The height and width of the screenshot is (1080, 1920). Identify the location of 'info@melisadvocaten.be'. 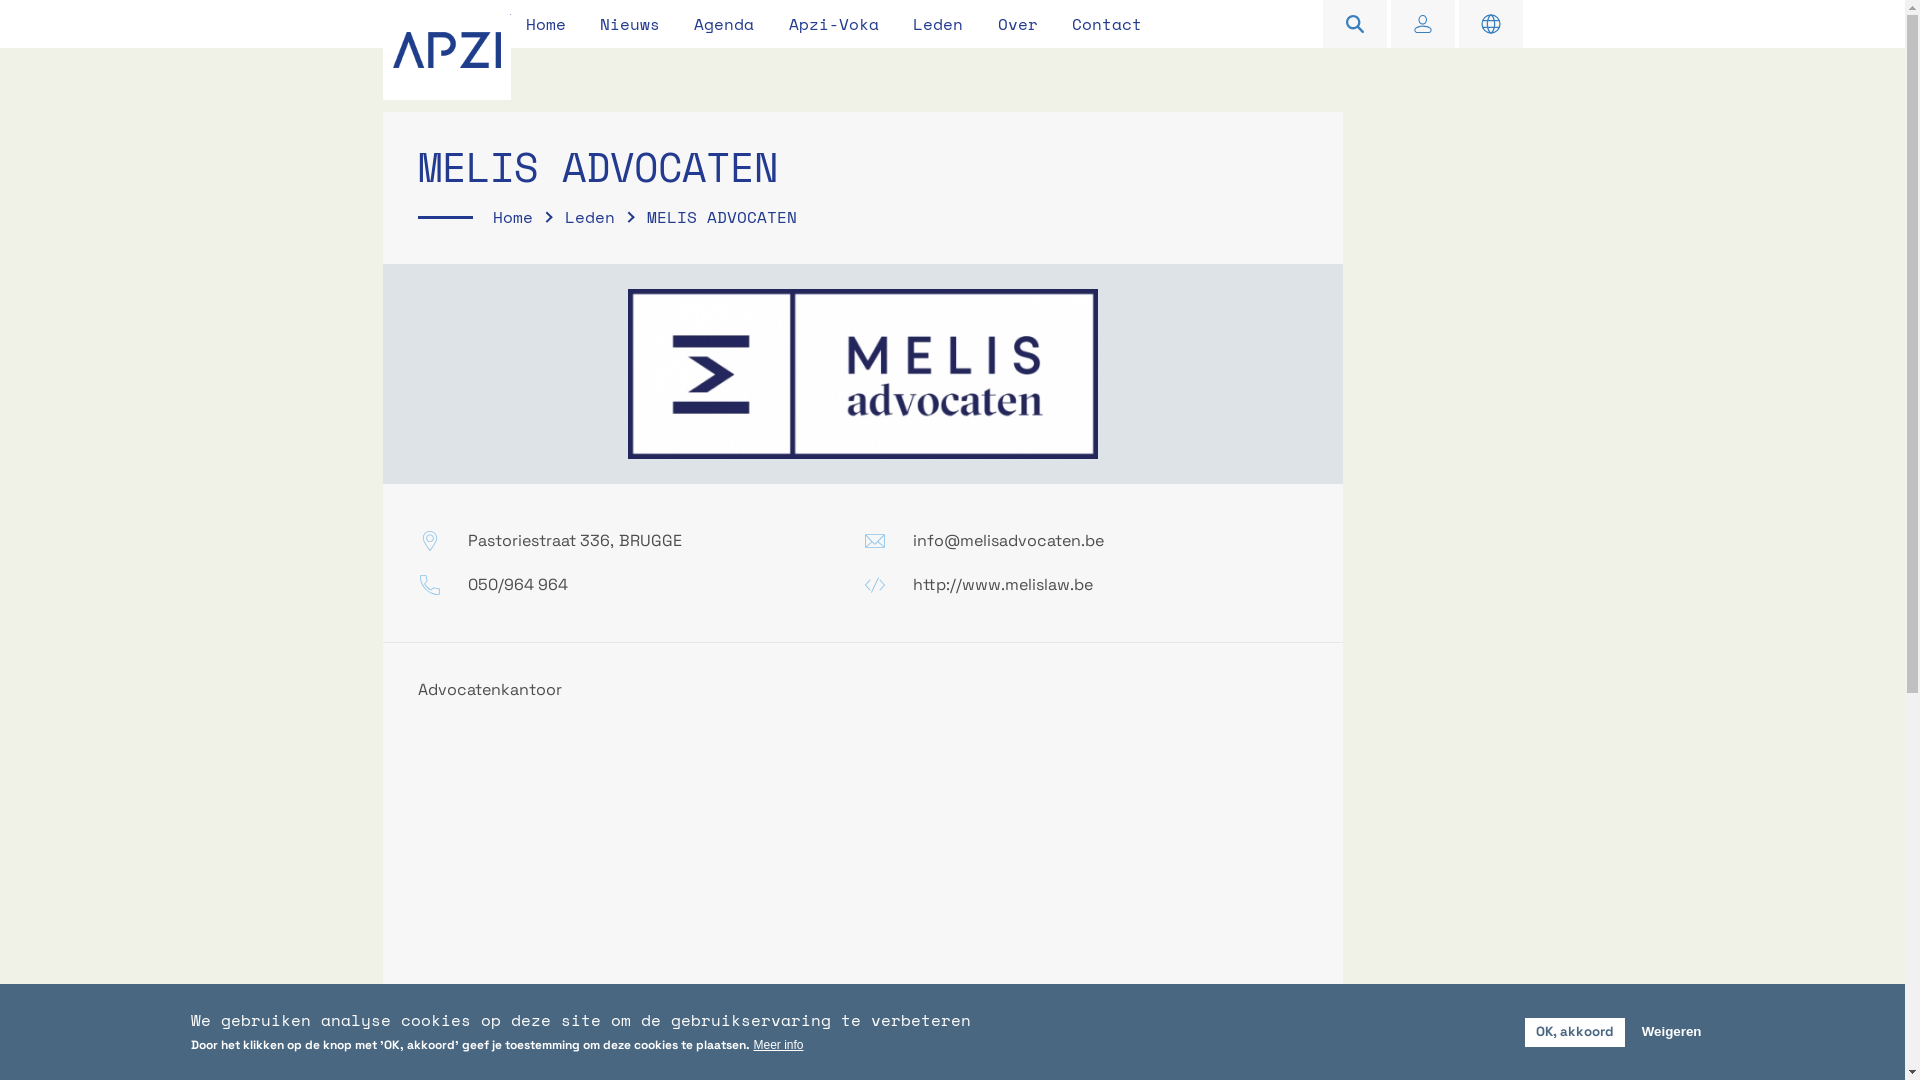
(1007, 540).